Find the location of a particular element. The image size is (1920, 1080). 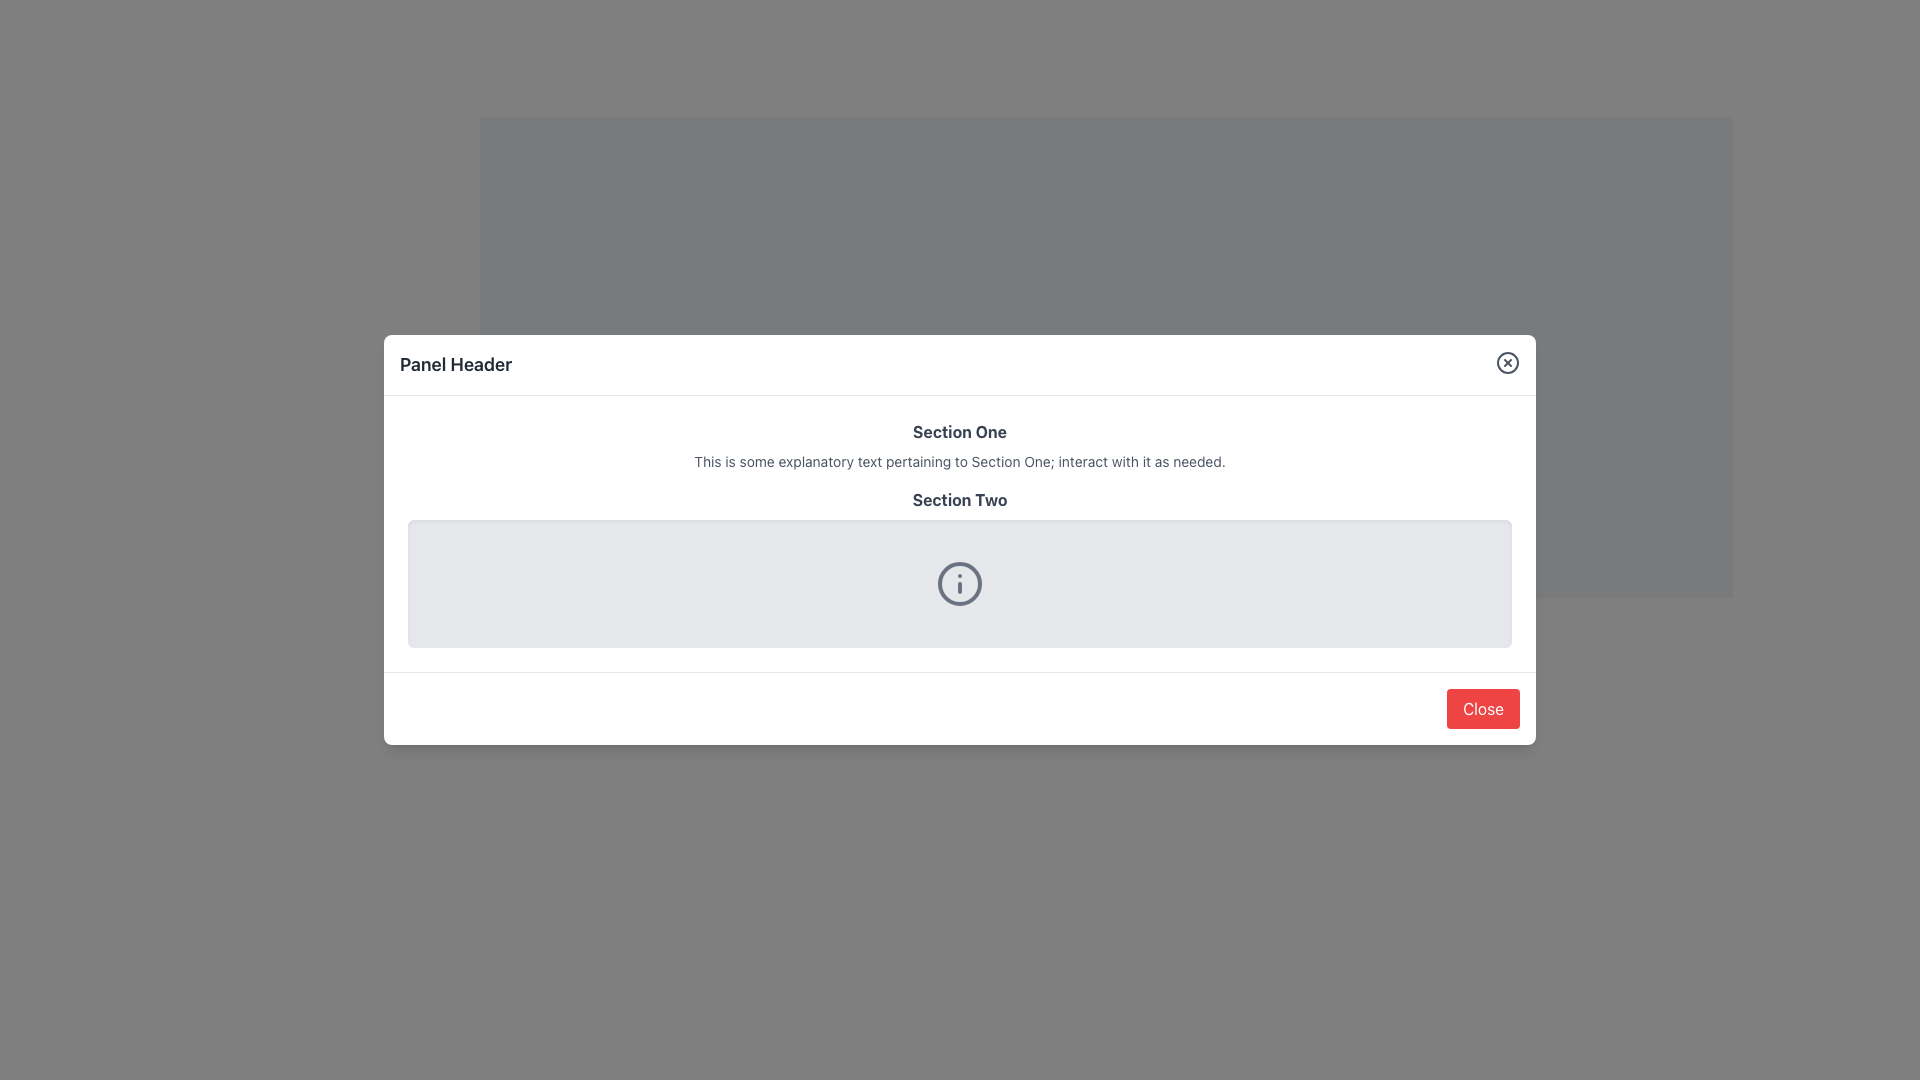

text label located centrally beneath the horizontal line divider, which serves as a heading for the section is located at coordinates (960, 499).